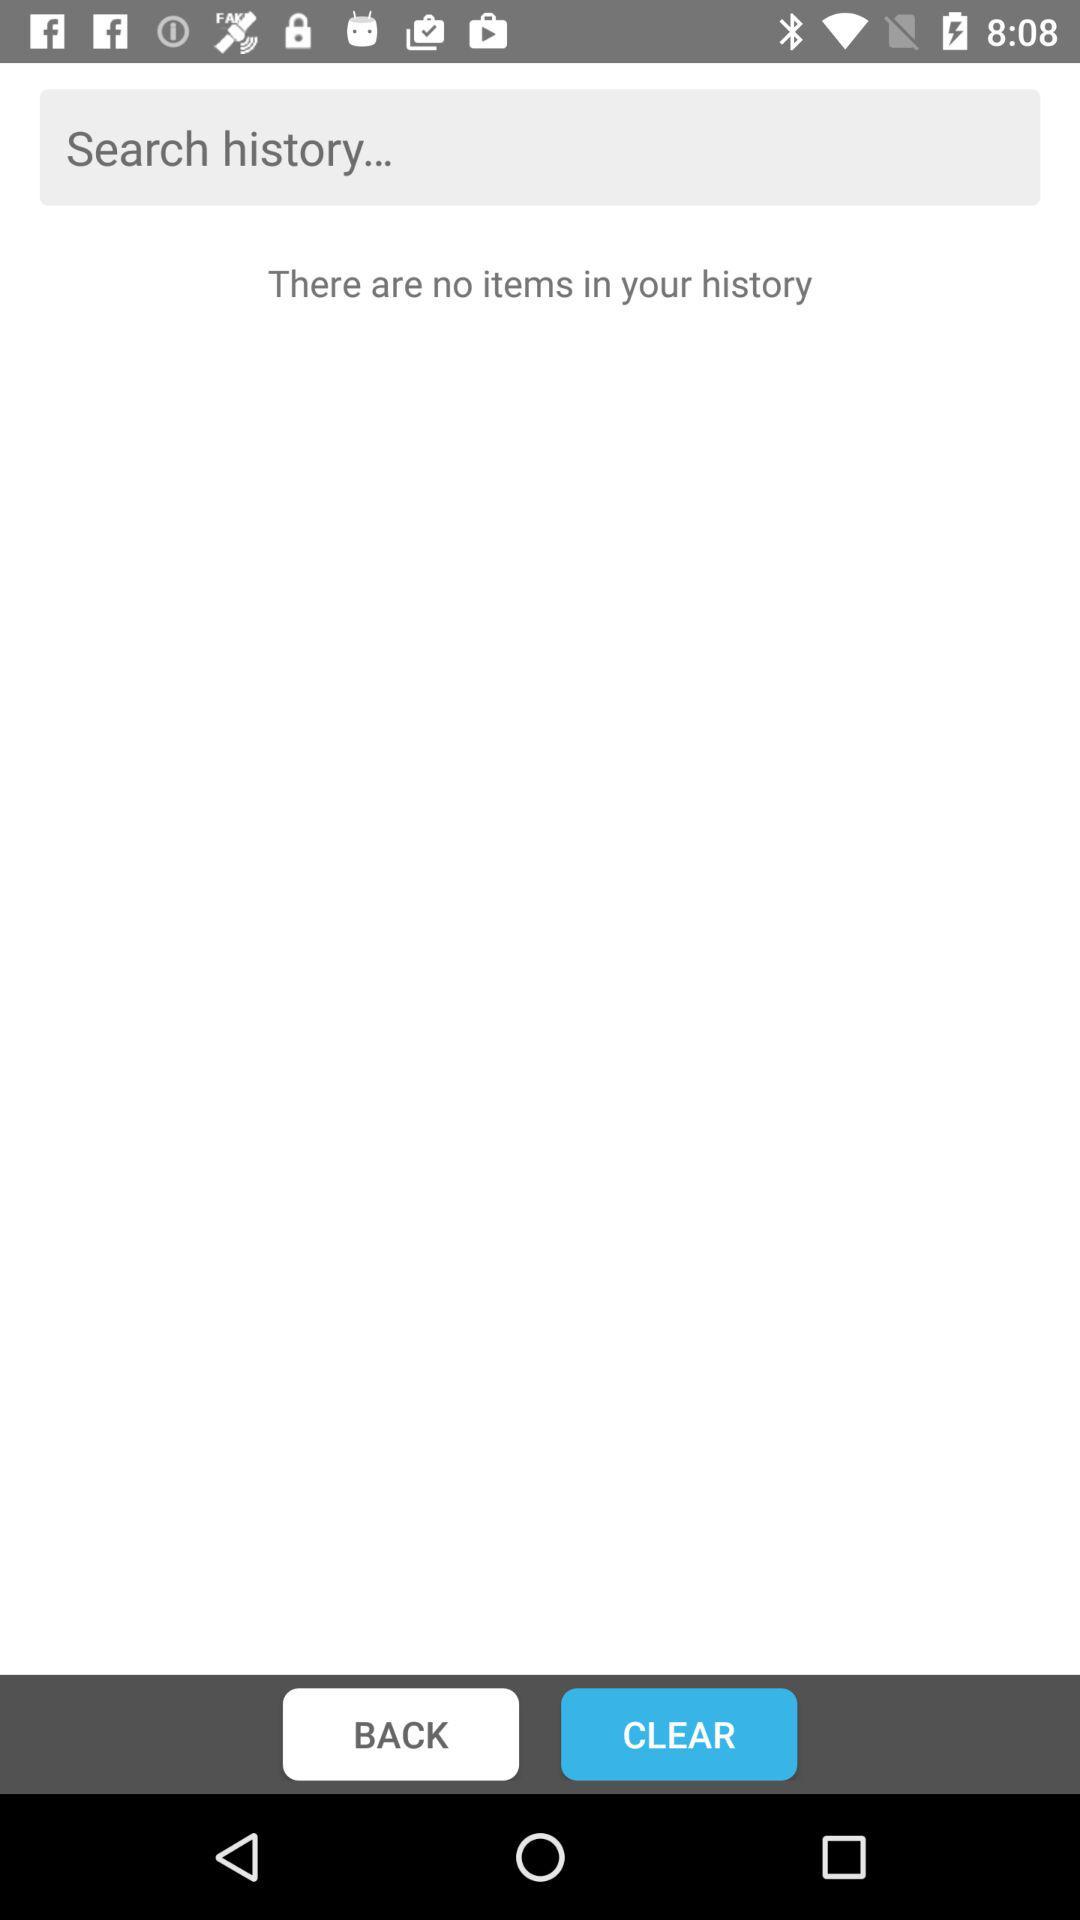  What do you see at coordinates (678, 1733) in the screenshot?
I see `icon to the right of back icon` at bounding box center [678, 1733].